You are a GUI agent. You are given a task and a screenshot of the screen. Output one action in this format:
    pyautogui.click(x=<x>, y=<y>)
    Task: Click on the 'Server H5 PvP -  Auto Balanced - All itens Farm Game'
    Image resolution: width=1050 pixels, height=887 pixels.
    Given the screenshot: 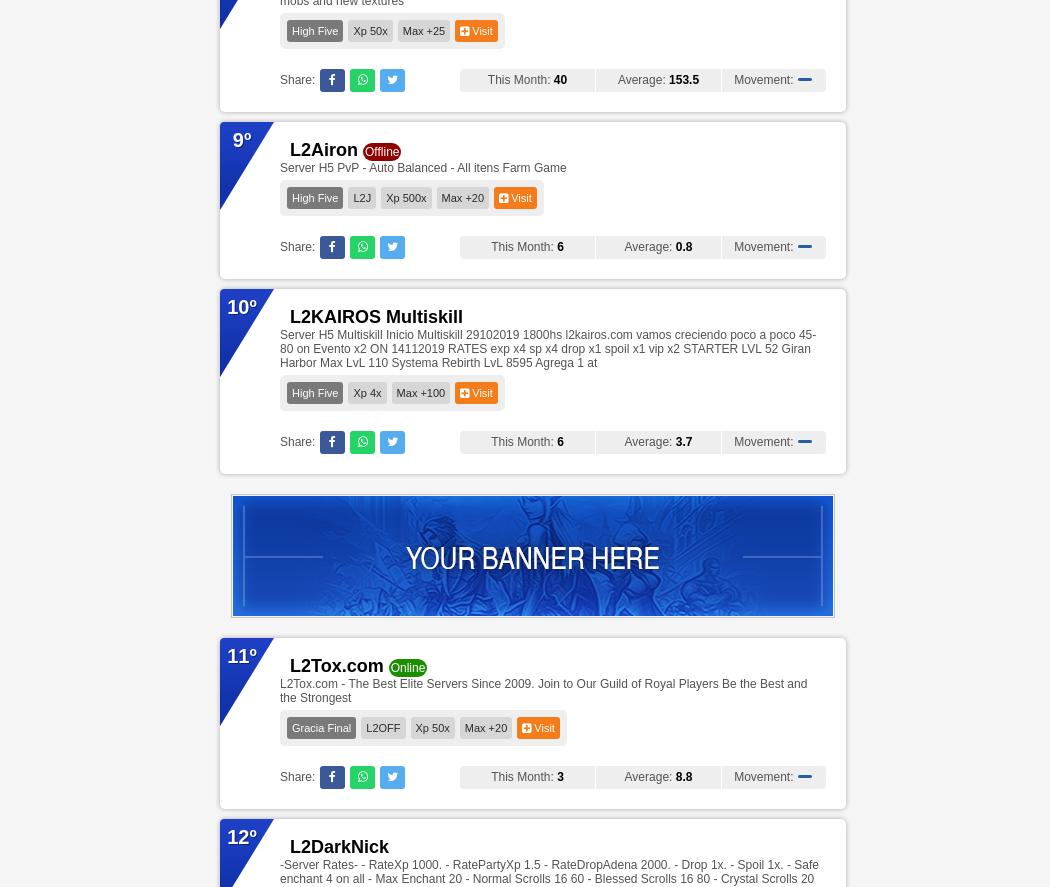 What is the action you would take?
    pyautogui.click(x=422, y=166)
    